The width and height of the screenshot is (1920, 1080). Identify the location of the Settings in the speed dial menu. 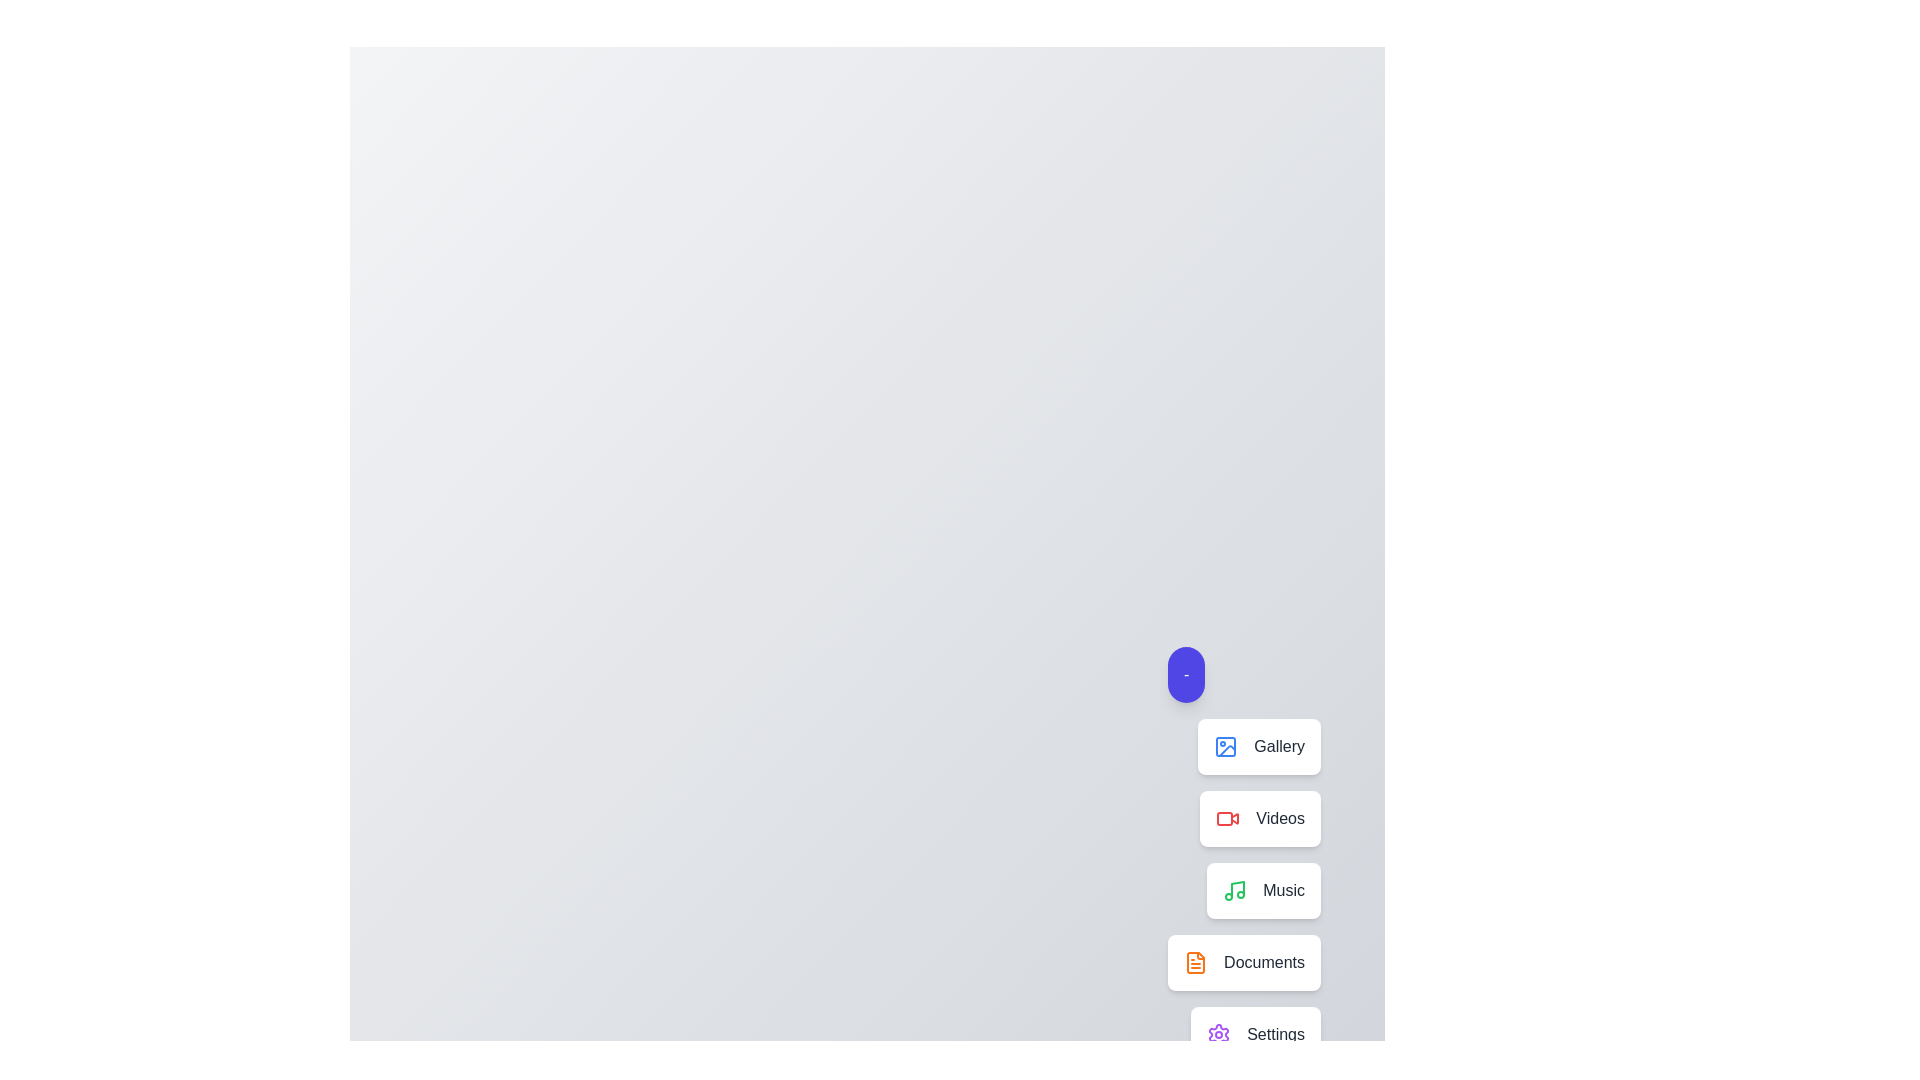
(1255, 1034).